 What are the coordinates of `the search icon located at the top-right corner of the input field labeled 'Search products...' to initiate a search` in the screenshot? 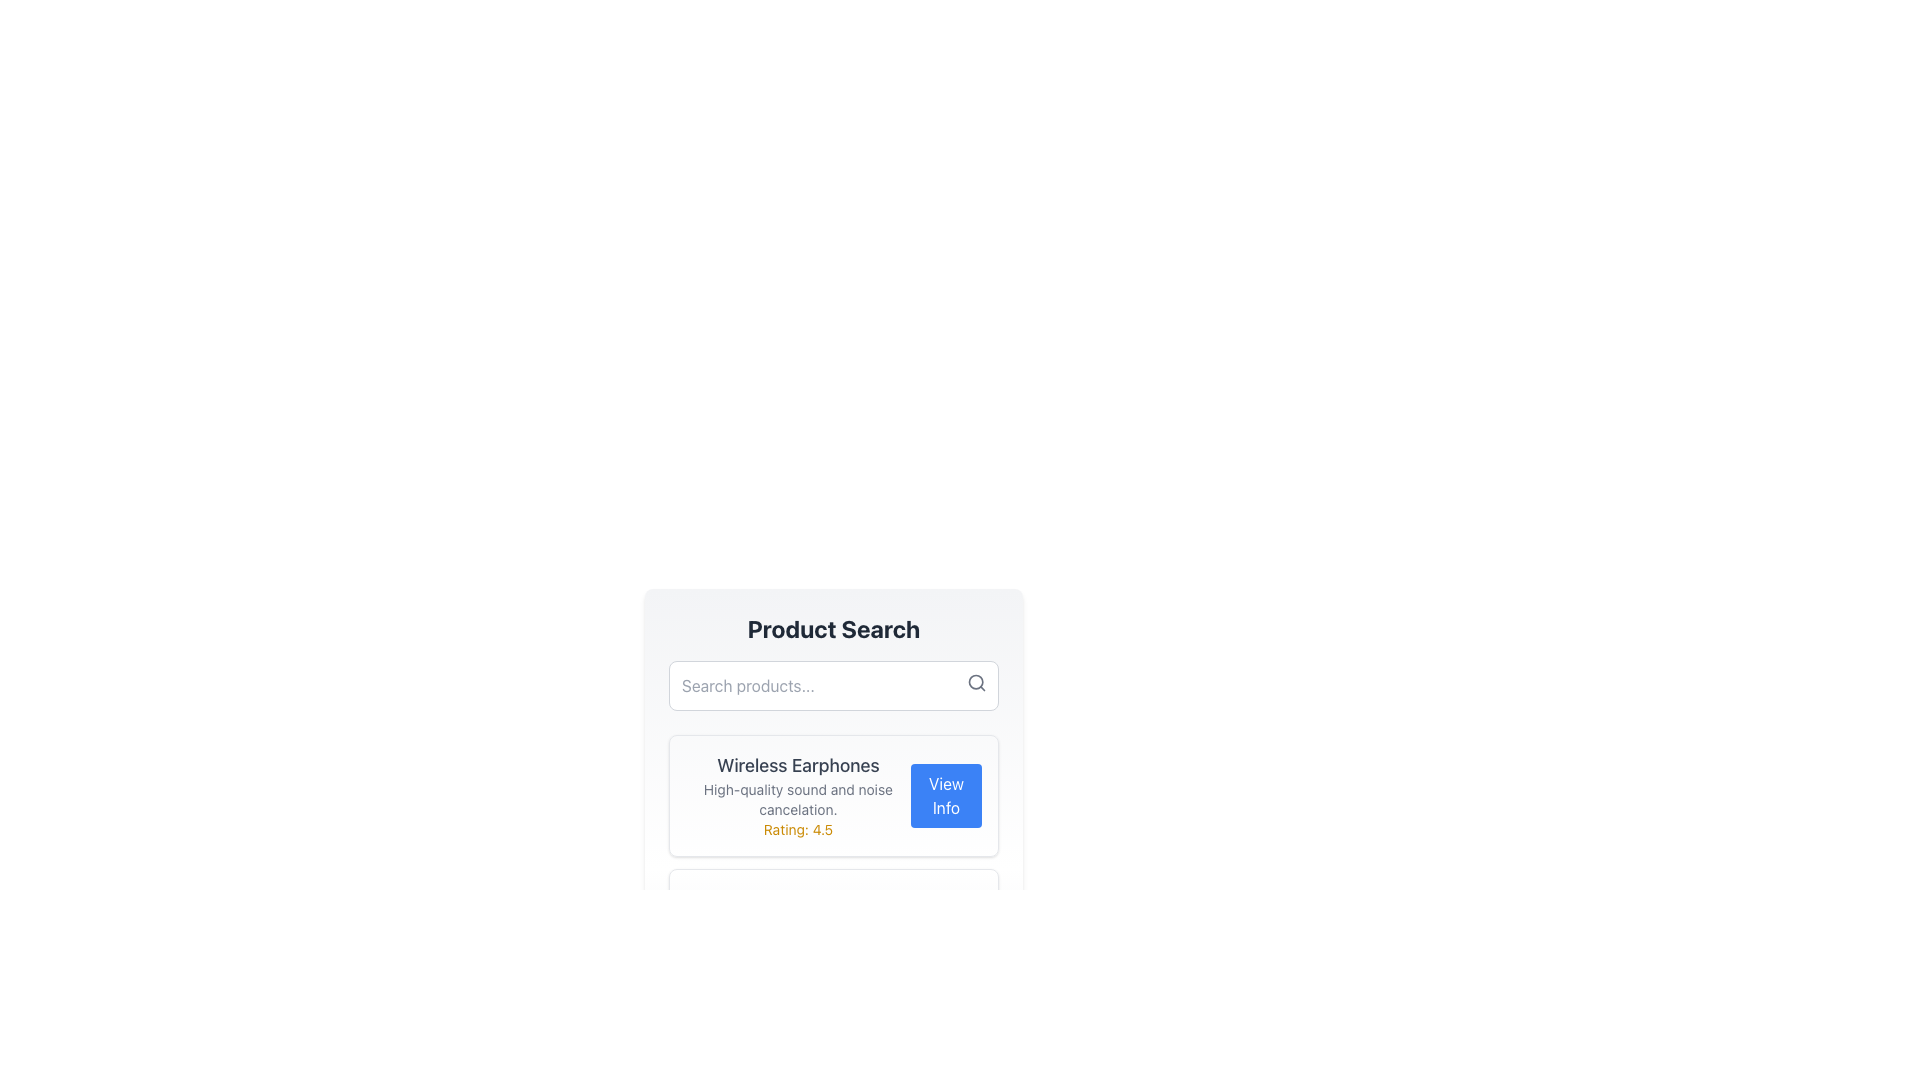 It's located at (977, 681).